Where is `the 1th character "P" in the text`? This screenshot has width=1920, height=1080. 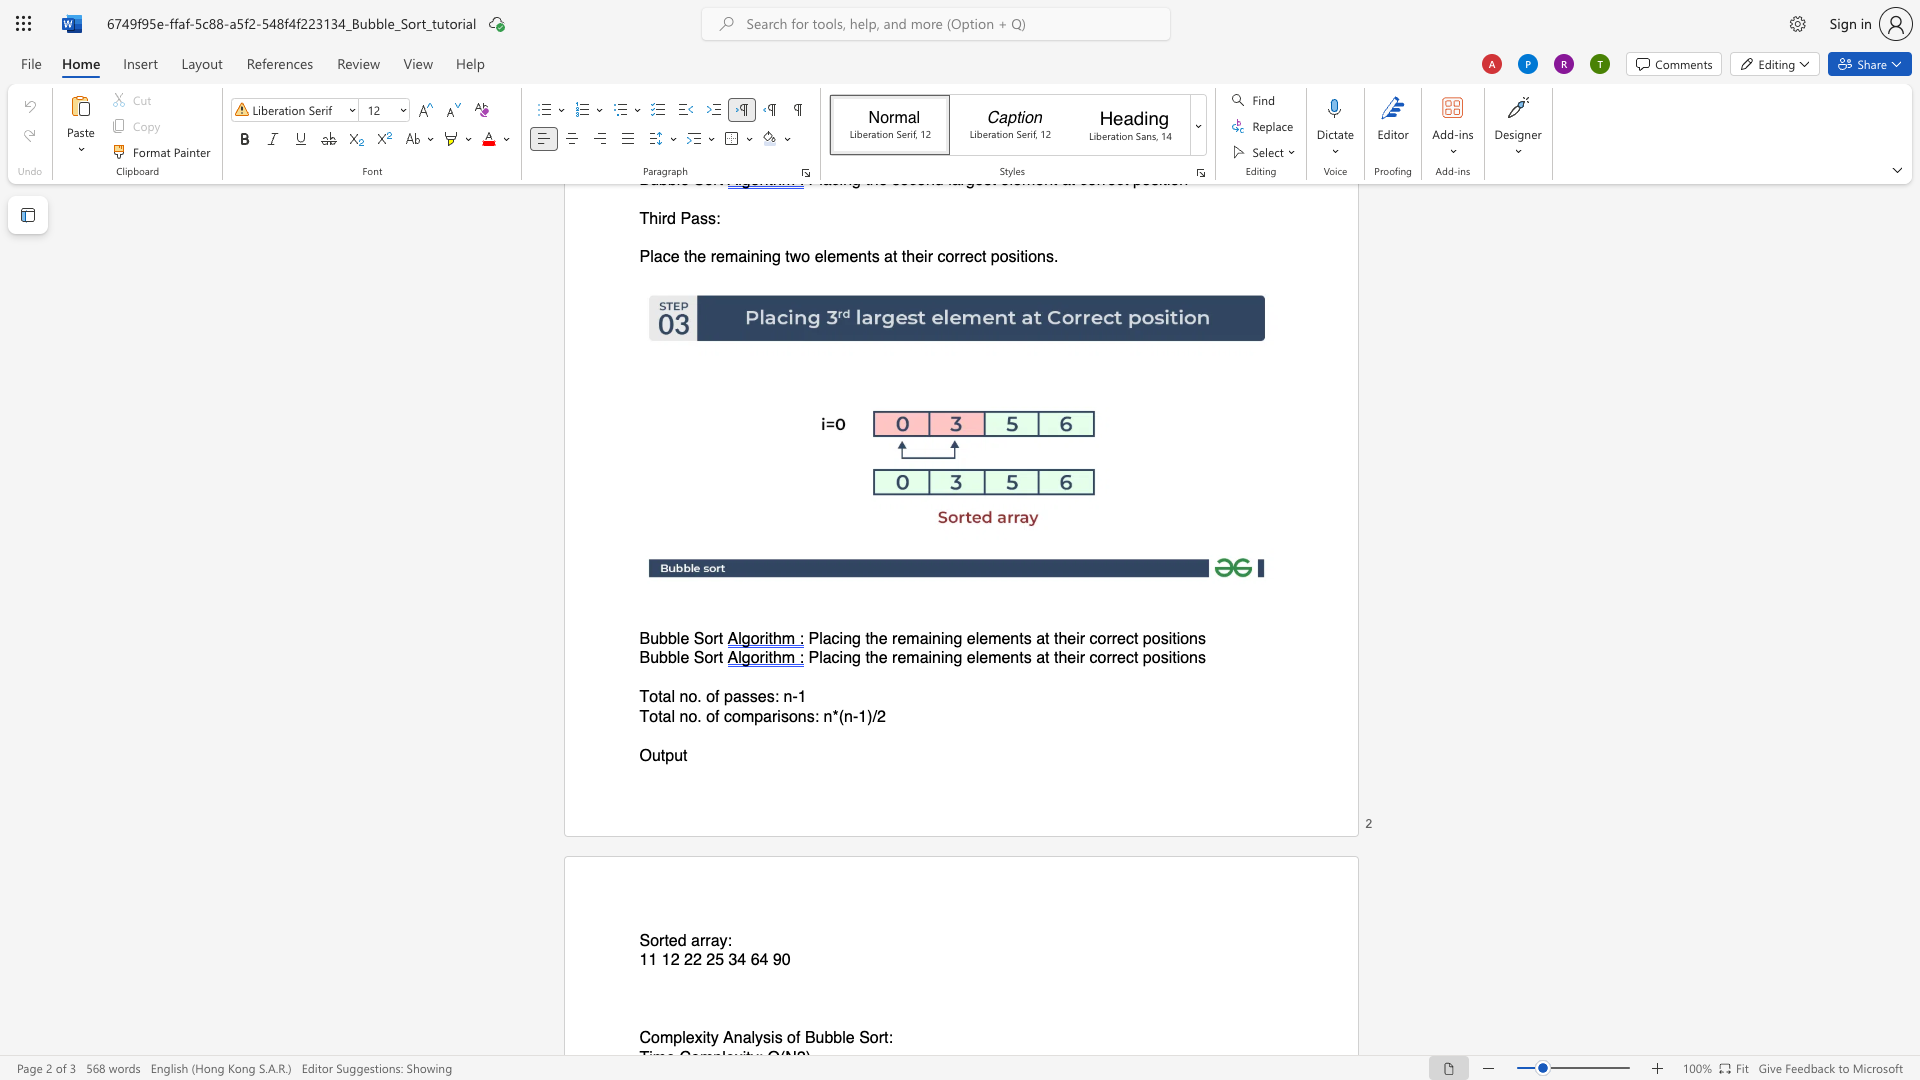 the 1th character "P" in the text is located at coordinates (813, 658).